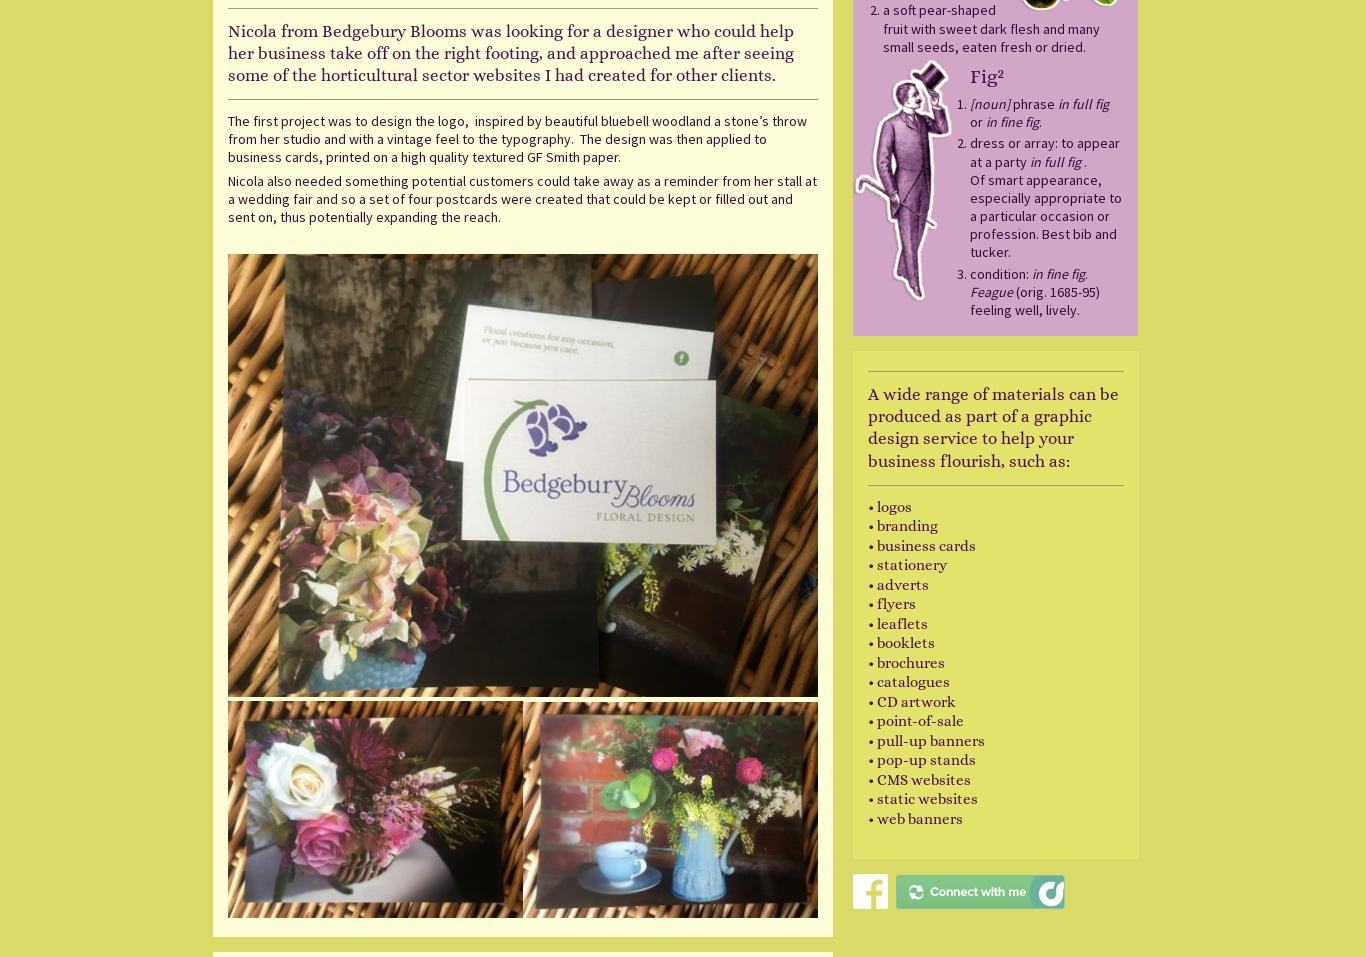 The image size is (1366, 957). Describe the element at coordinates (905, 565) in the screenshot. I see `'• stationery'` at that location.